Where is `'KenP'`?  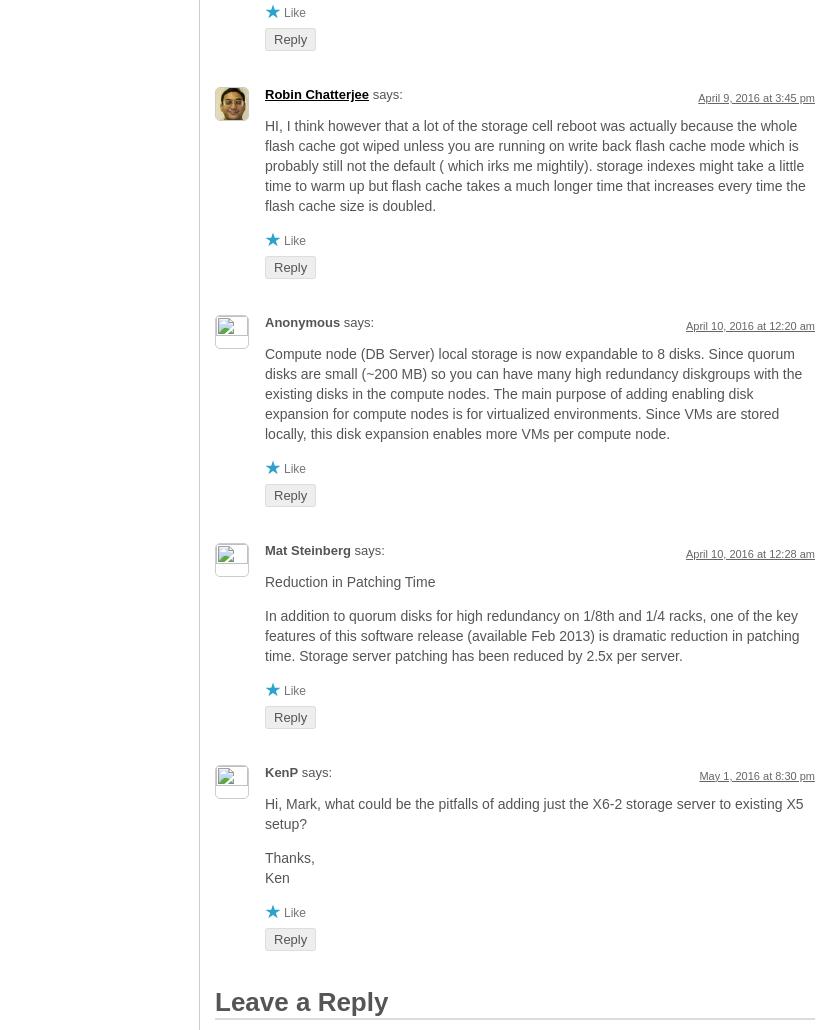
'KenP' is located at coordinates (281, 771).